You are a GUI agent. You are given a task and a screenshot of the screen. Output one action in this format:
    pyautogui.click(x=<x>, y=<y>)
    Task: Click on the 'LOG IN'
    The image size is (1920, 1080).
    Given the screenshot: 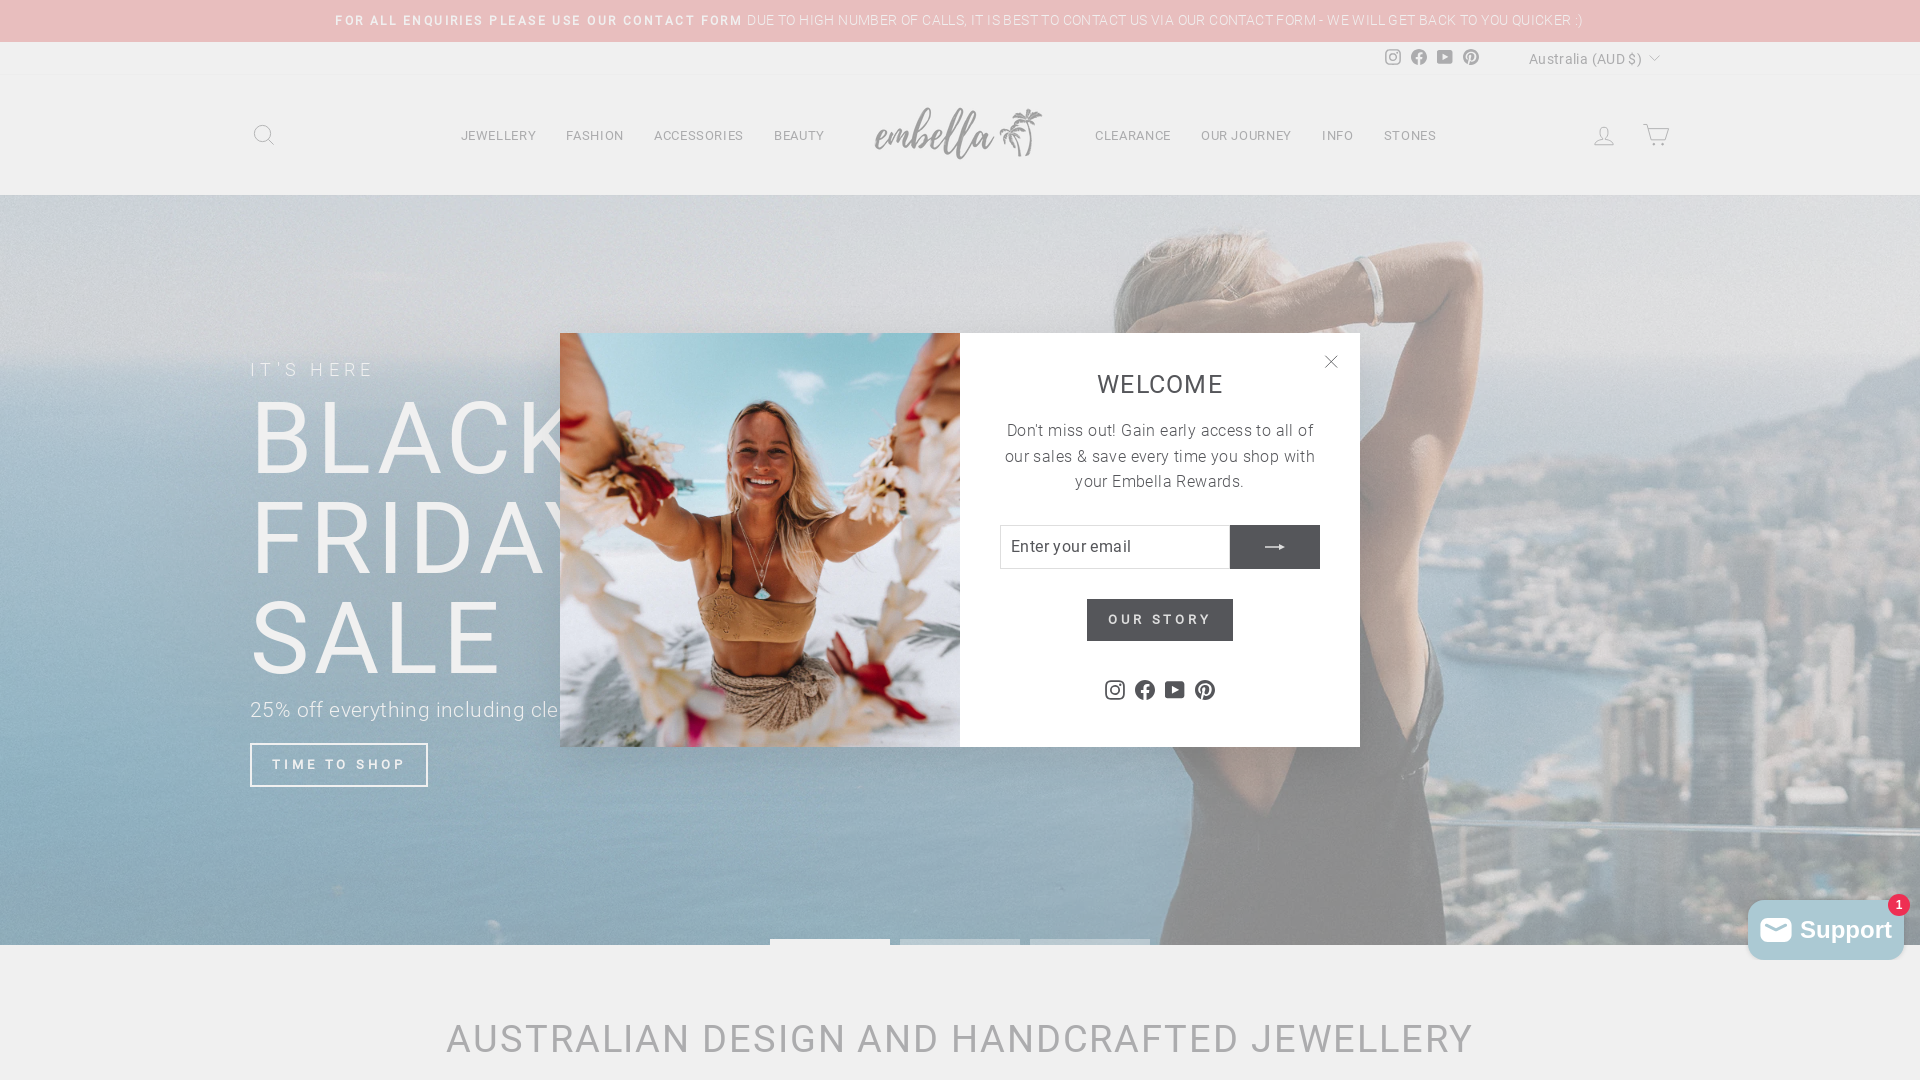 What is the action you would take?
    pyautogui.click(x=1603, y=135)
    